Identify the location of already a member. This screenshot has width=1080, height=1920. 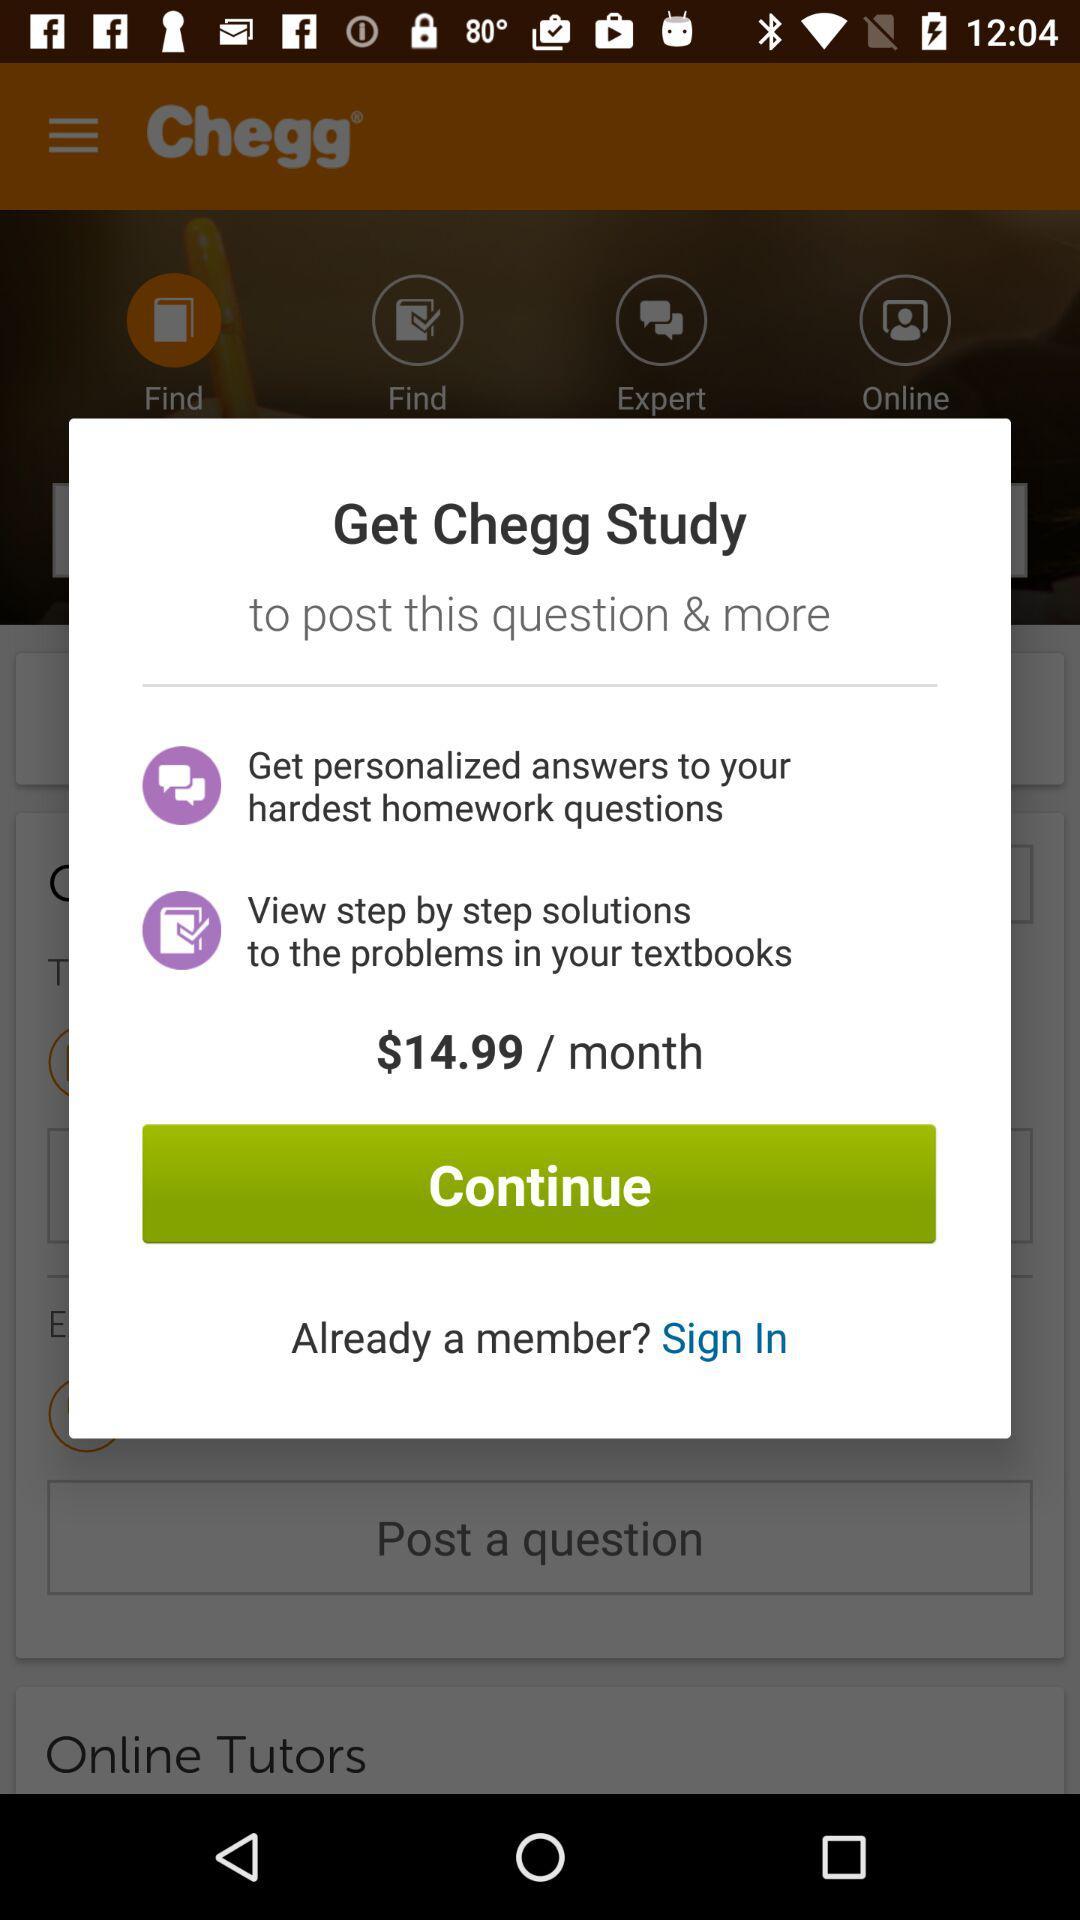
(538, 1336).